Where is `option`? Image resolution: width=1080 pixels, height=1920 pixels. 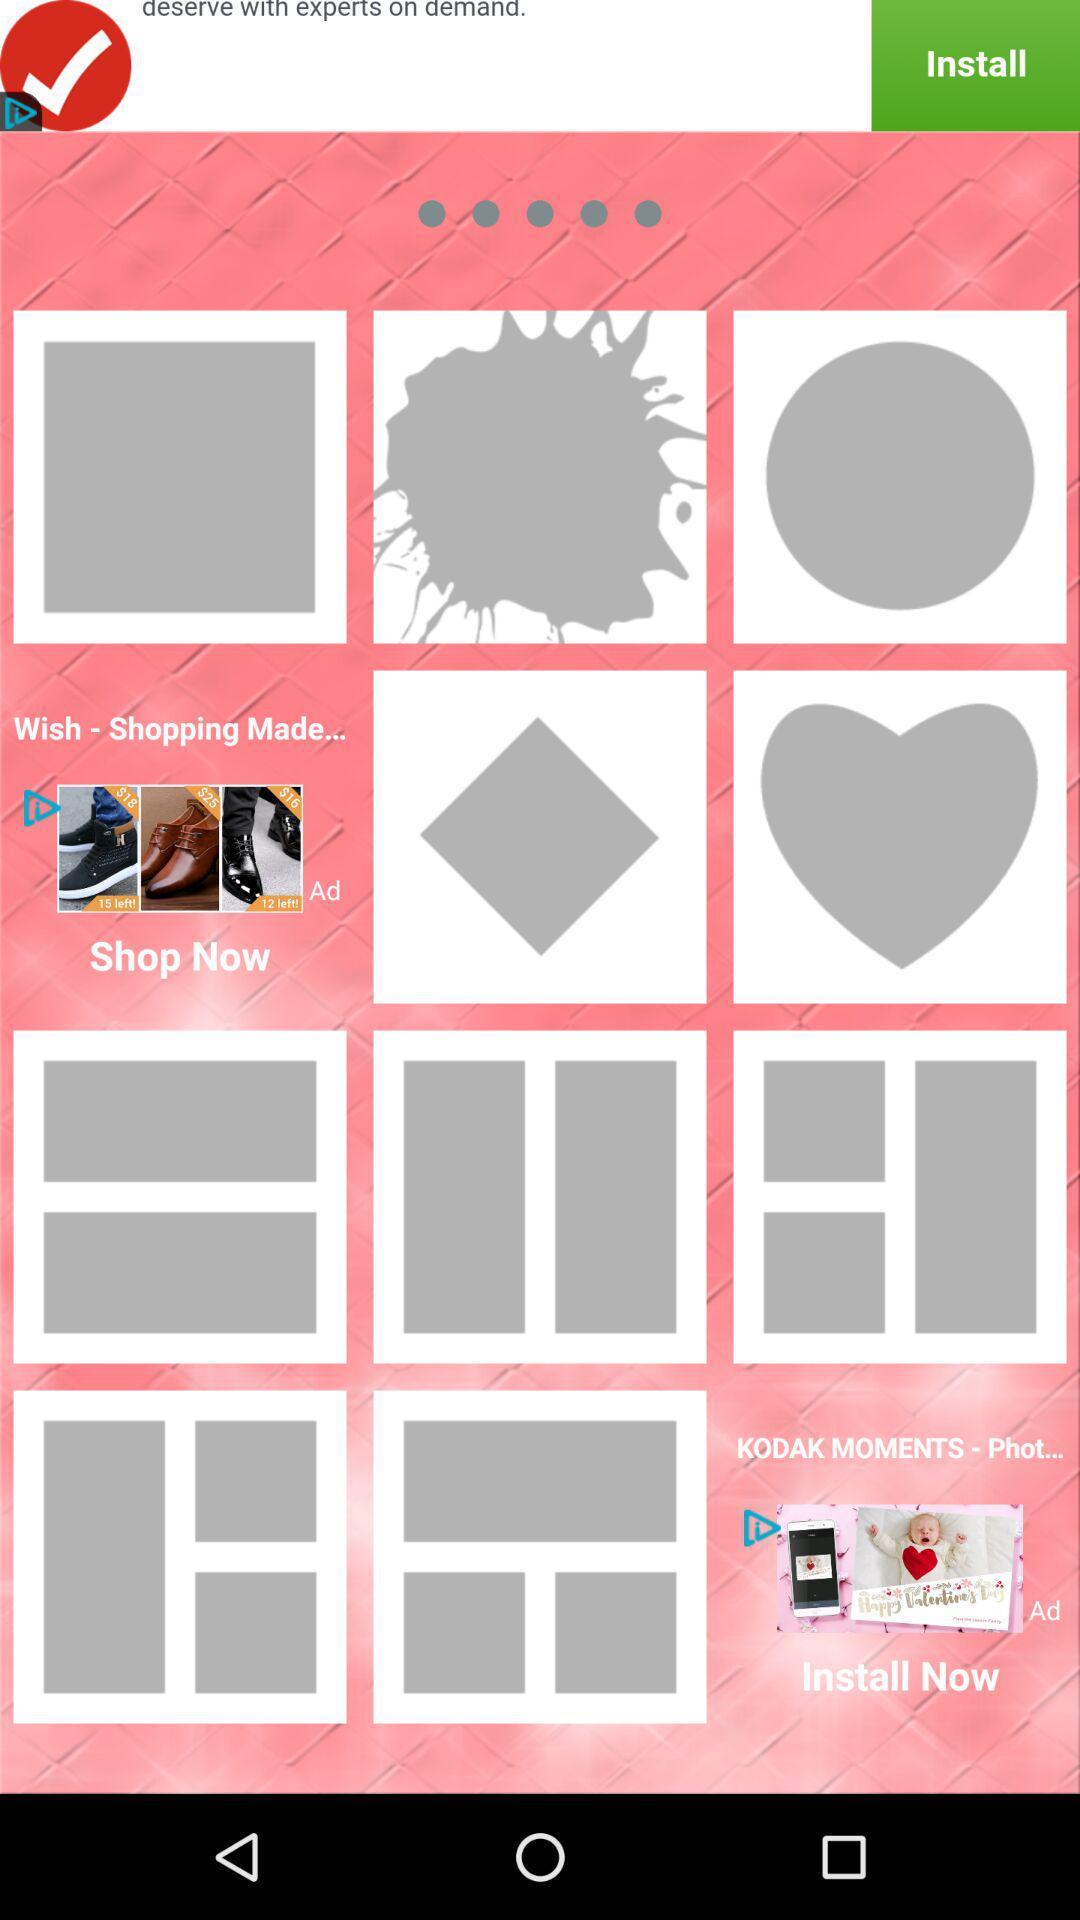 option is located at coordinates (898, 1567).